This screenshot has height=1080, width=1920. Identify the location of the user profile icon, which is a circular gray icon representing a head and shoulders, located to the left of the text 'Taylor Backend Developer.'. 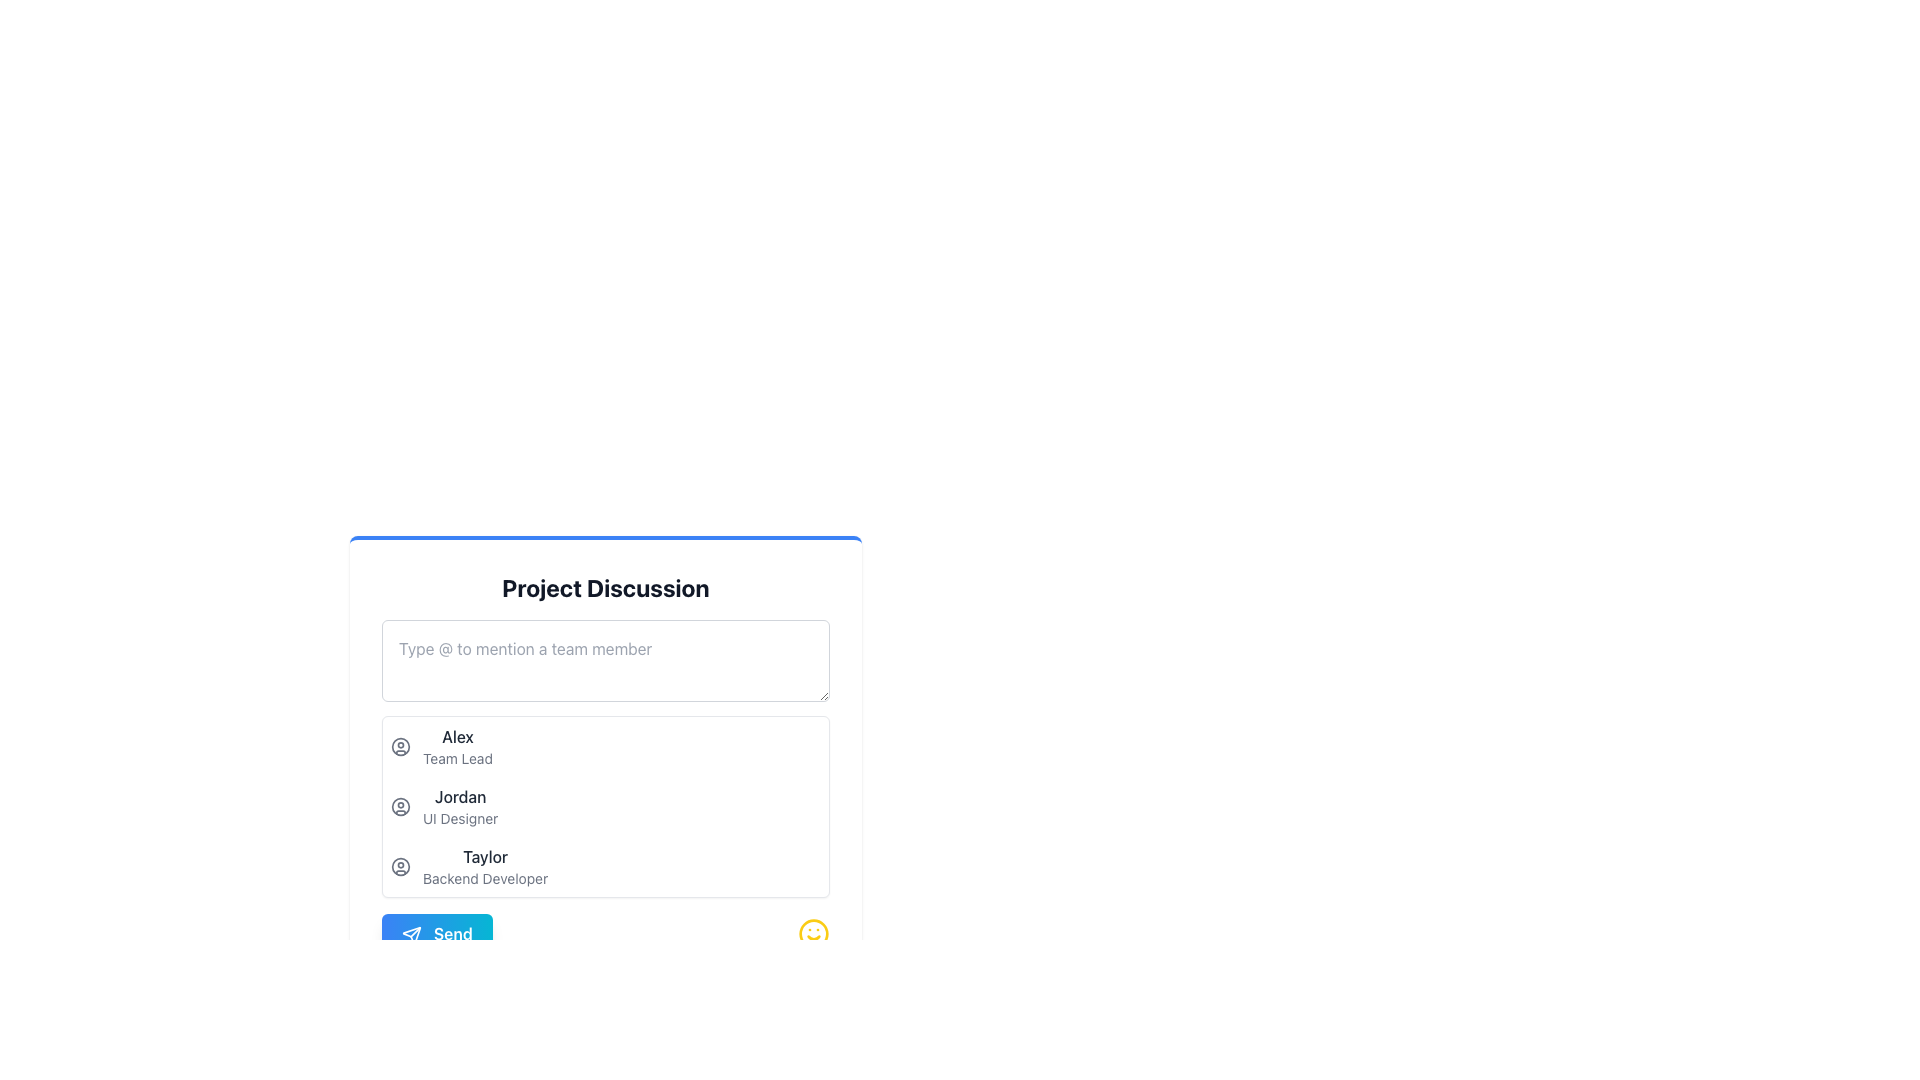
(400, 866).